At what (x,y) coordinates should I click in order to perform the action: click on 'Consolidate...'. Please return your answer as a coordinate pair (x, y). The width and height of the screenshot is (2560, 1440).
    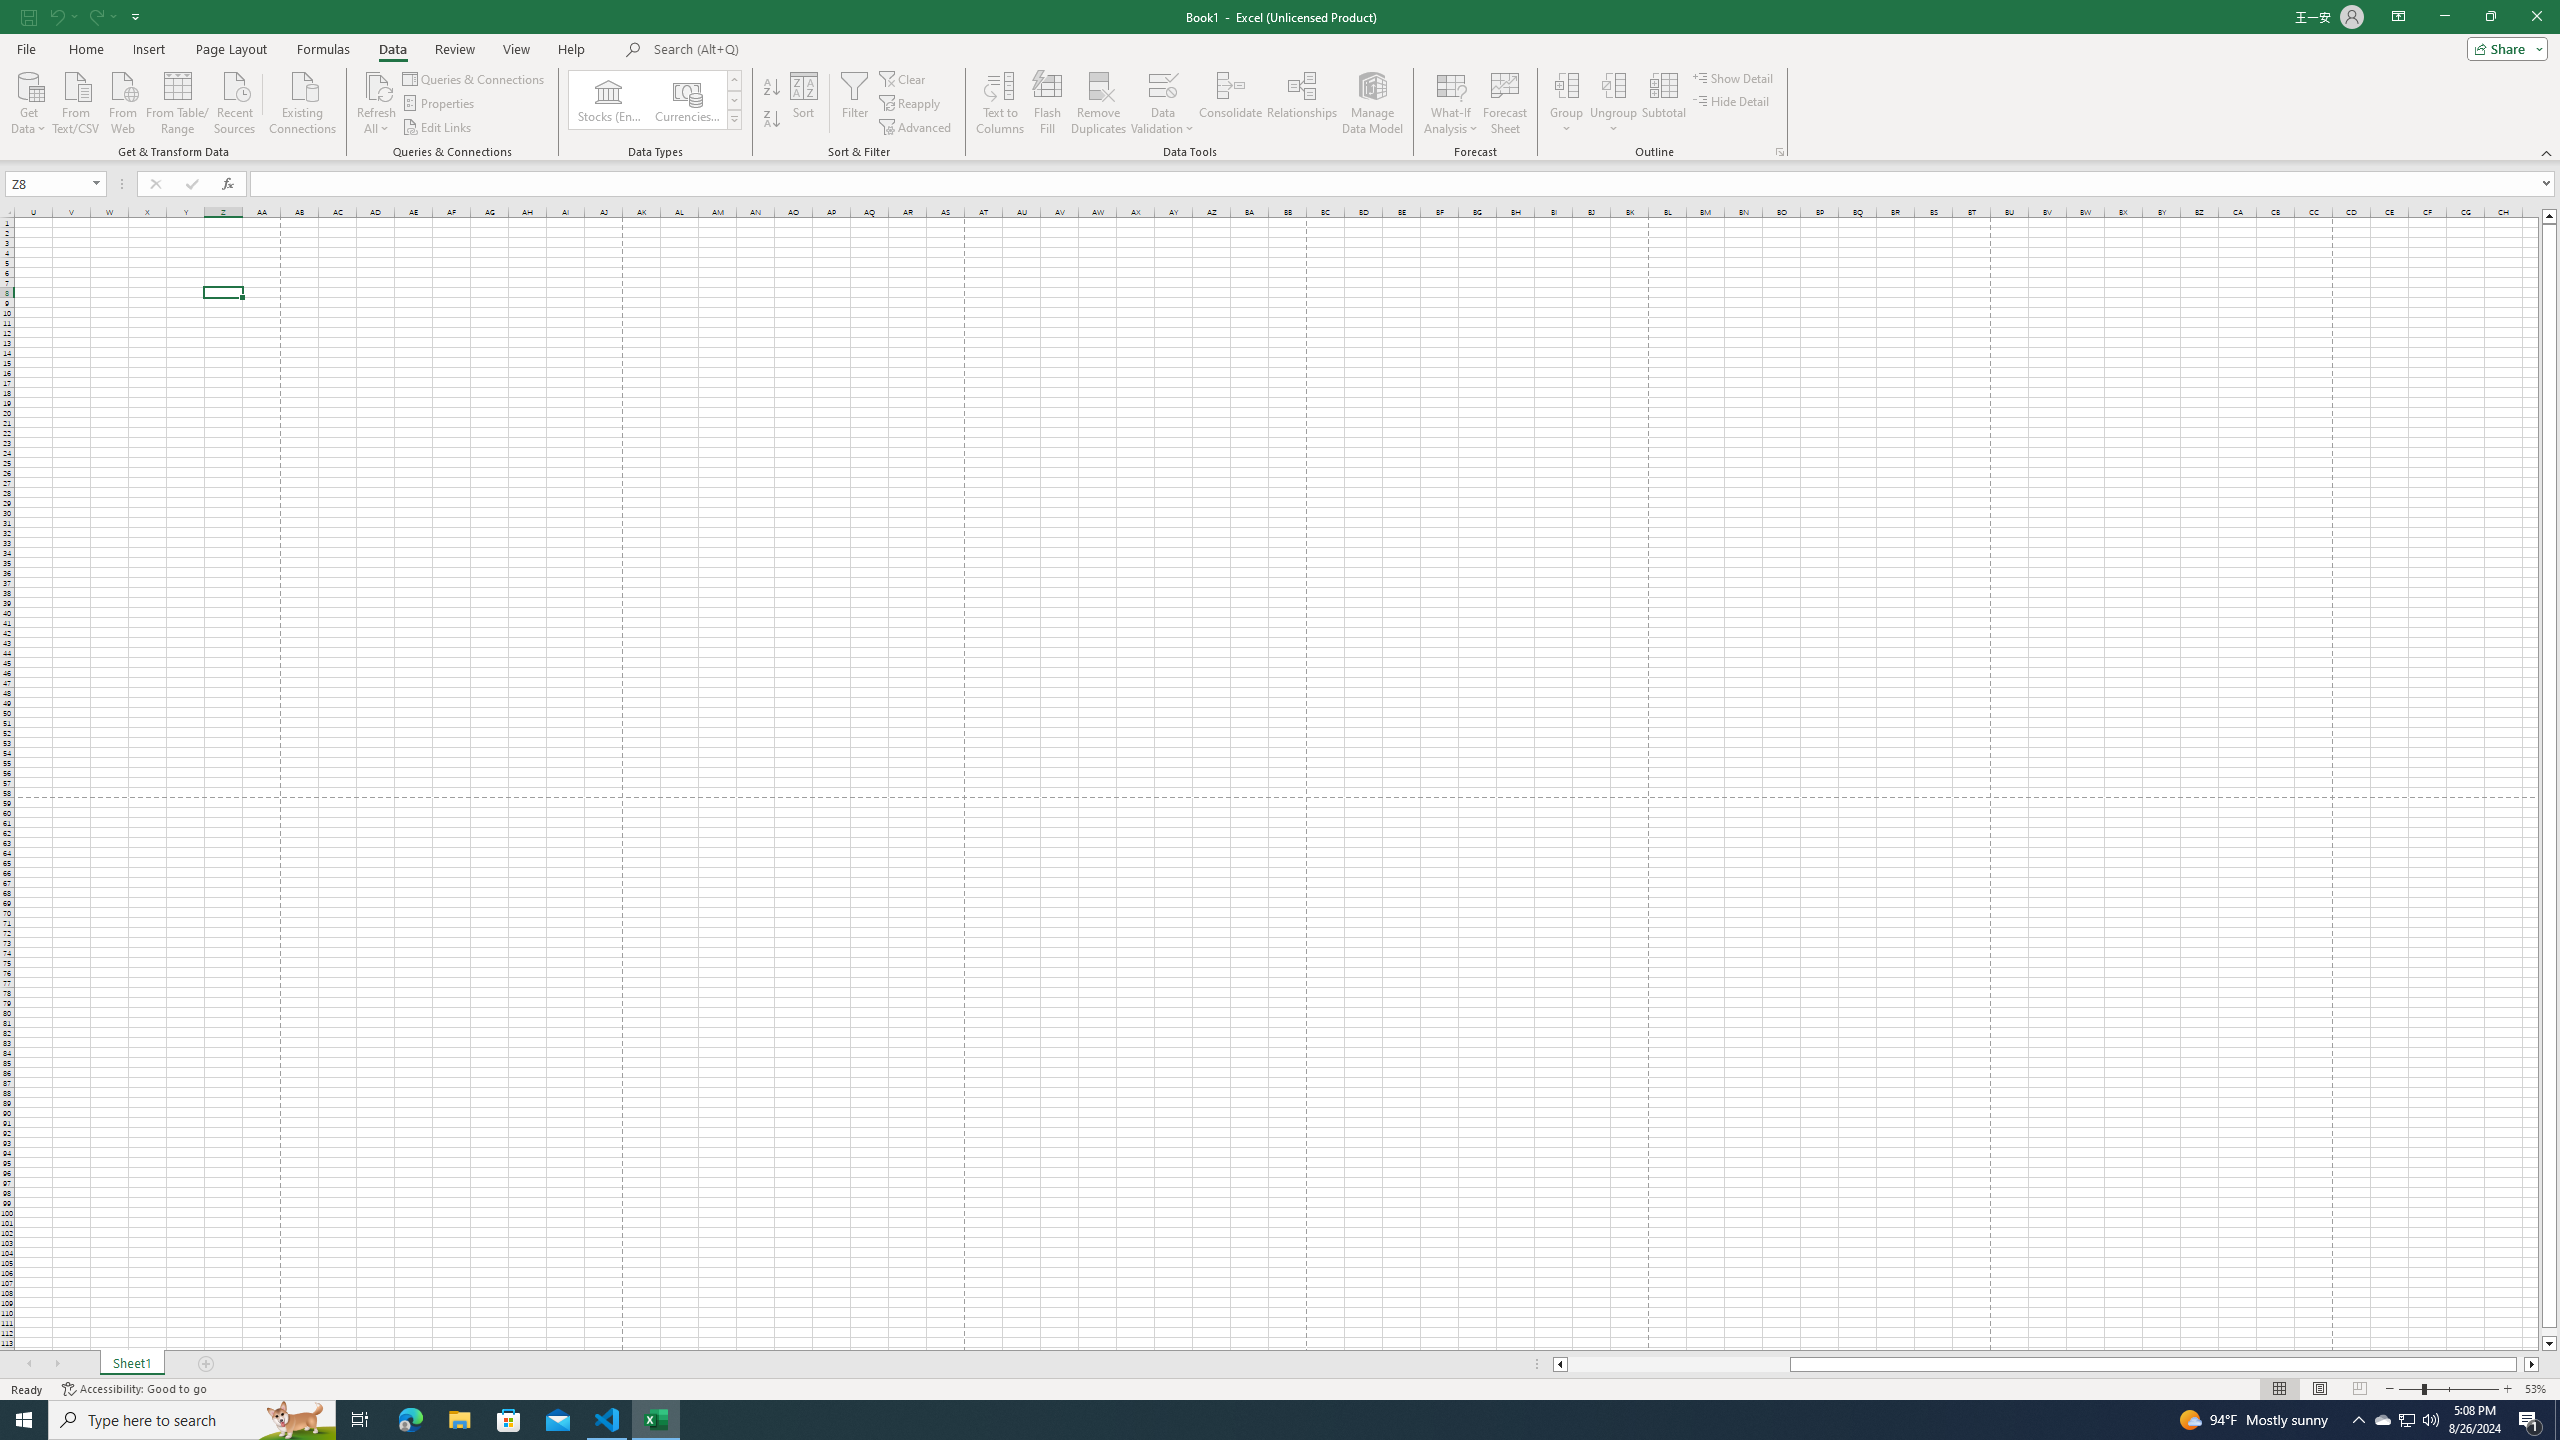
    Looking at the image, I should click on (1231, 103).